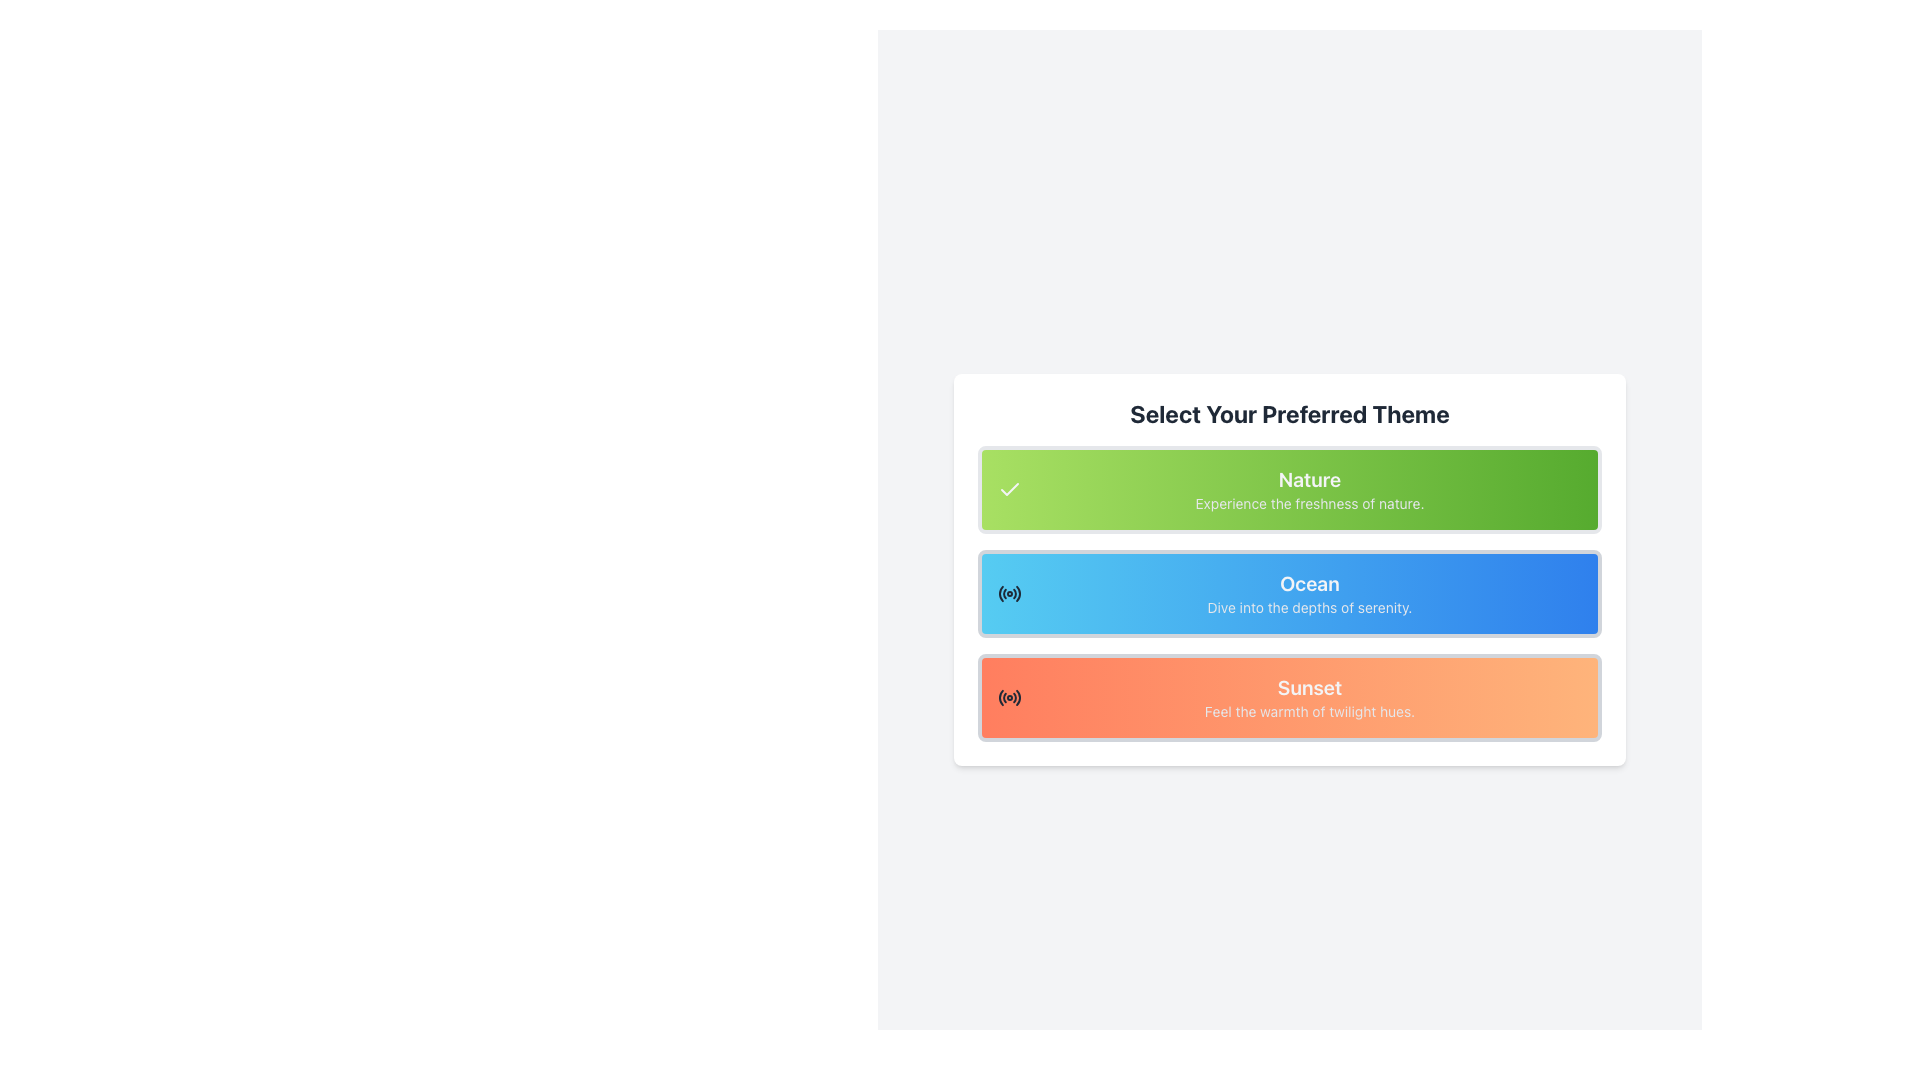 This screenshot has width=1920, height=1080. Describe the element at coordinates (1290, 593) in the screenshot. I see `the 'Ocean' theme button, which is the second option in the theme selection list under 'Select Your Preferred Theme'` at that location.